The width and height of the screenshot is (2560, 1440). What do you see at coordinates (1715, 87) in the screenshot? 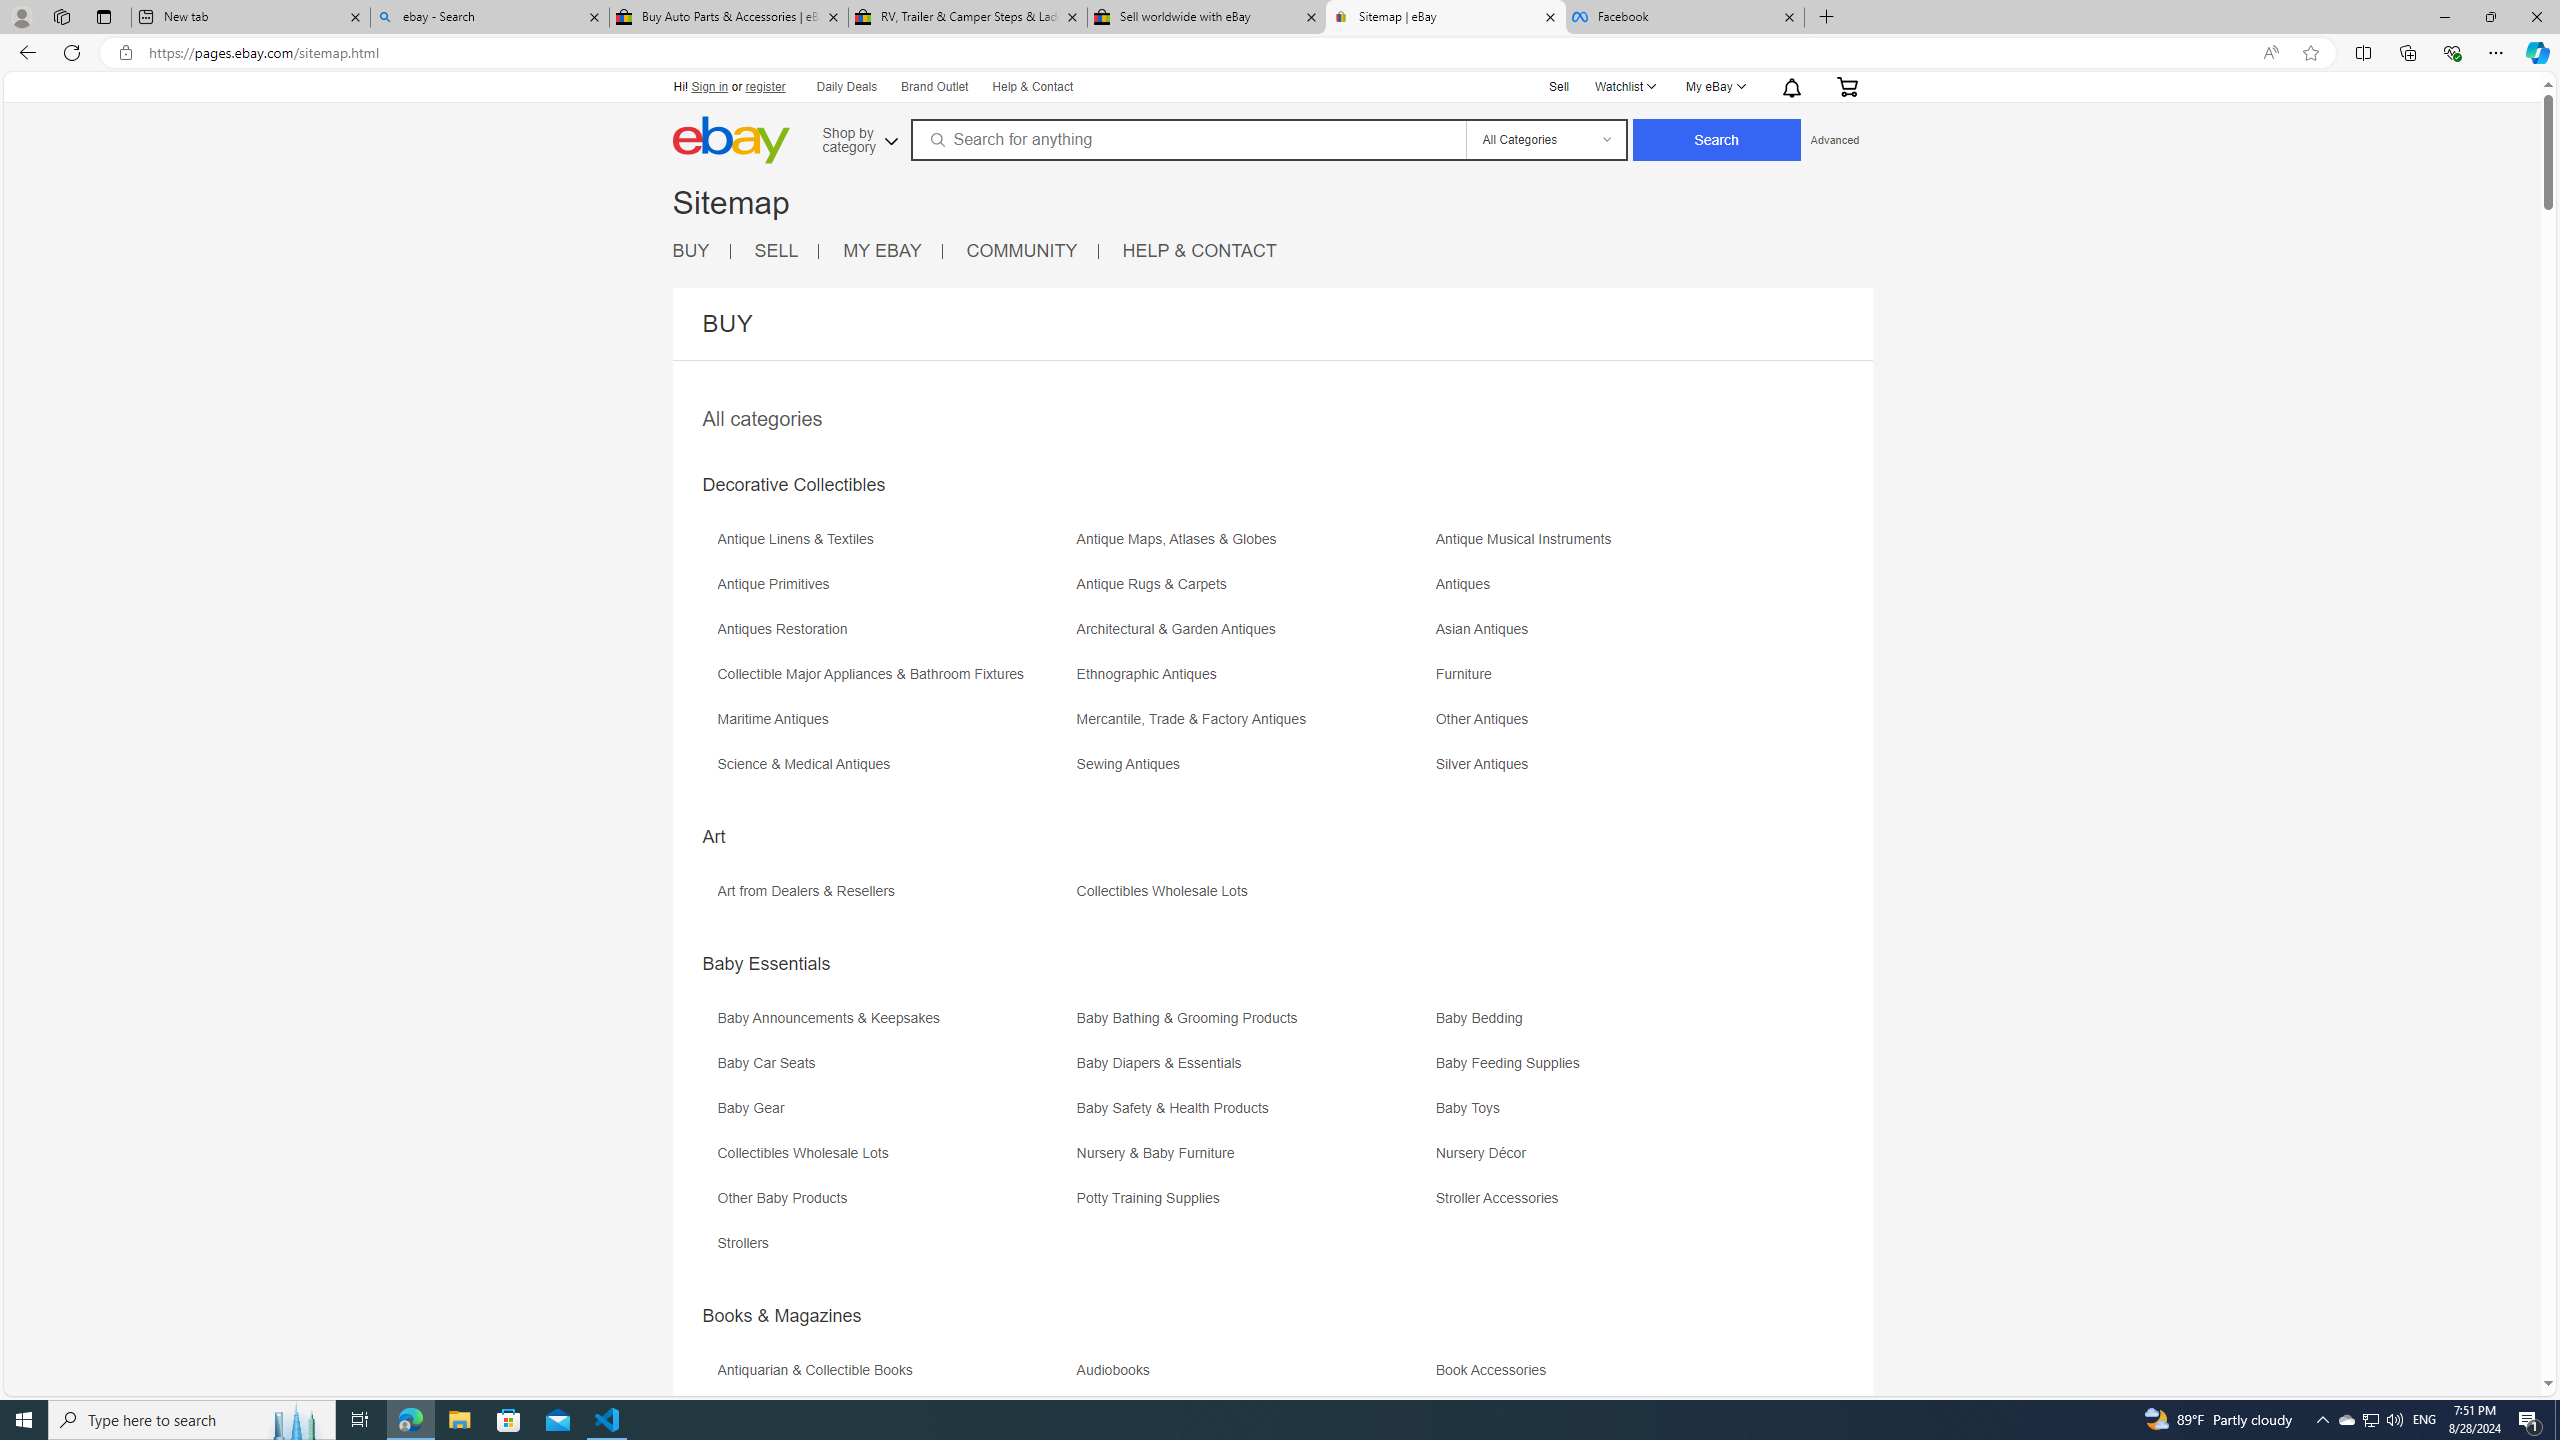
I see `'My eBayExpand My eBay'` at bounding box center [1715, 87].